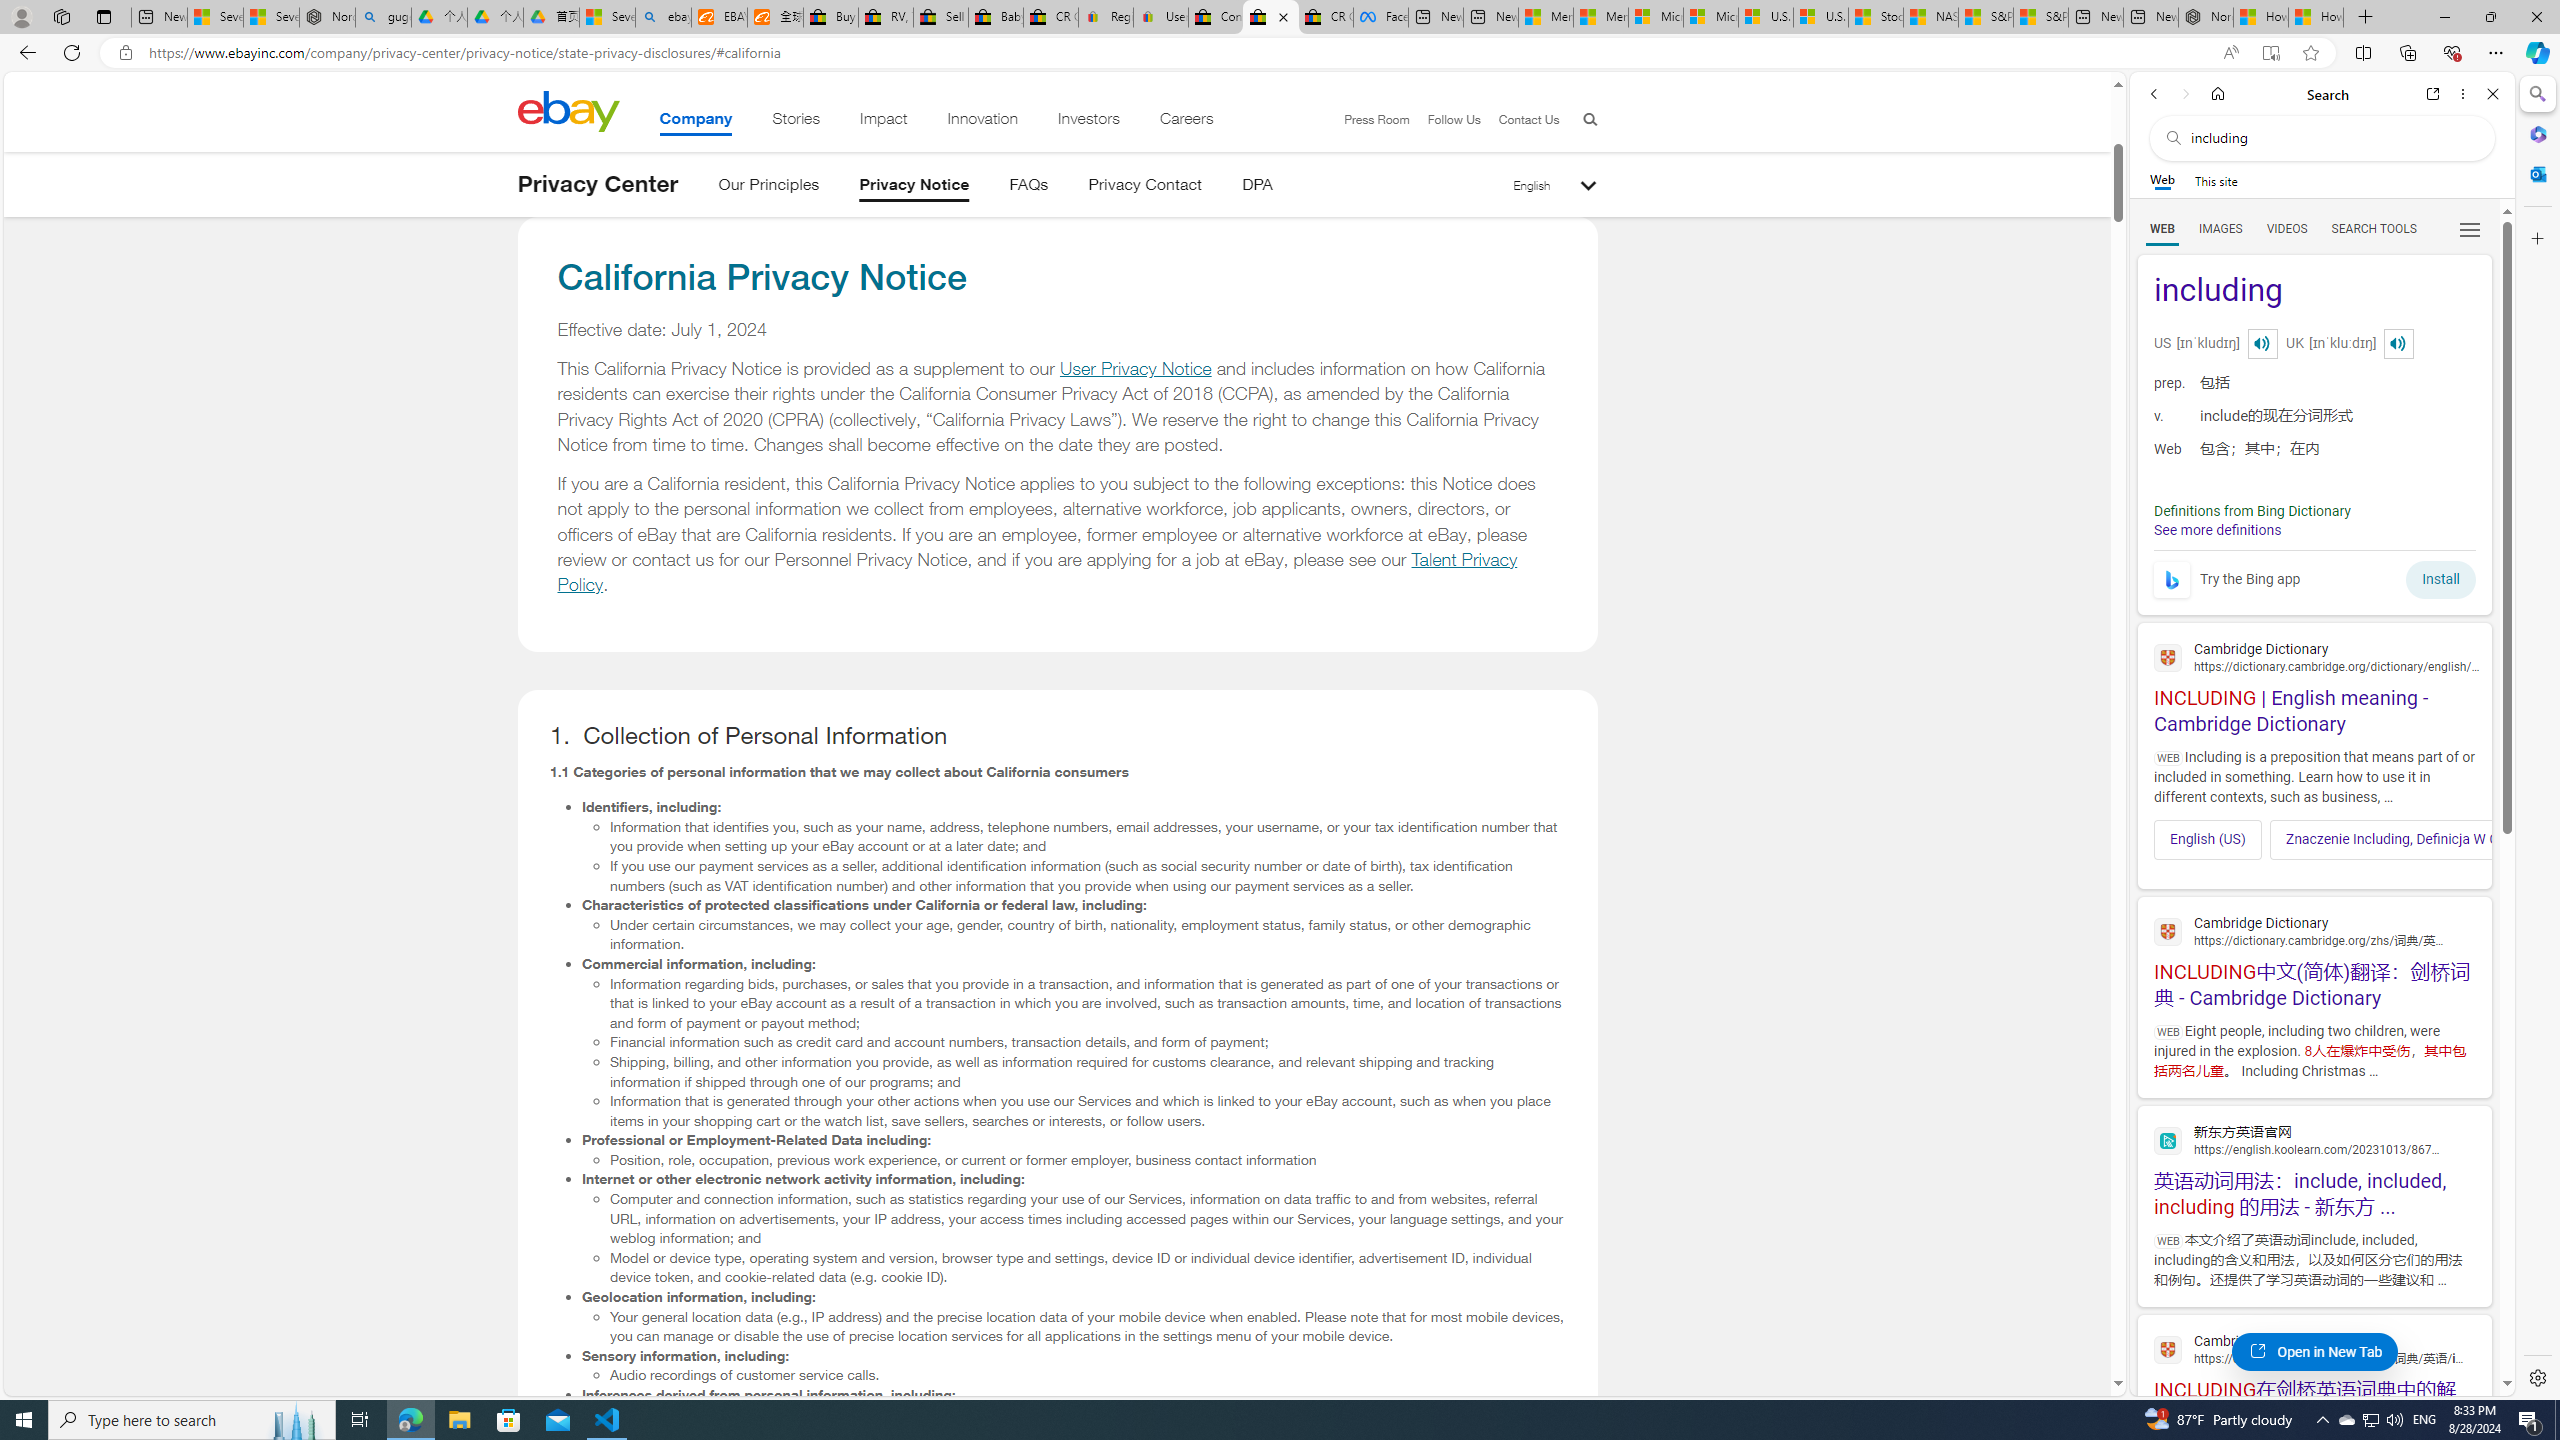  What do you see at coordinates (1038, 571) in the screenshot?
I see `'Talent Privacy Policy'` at bounding box center [1038, 571].